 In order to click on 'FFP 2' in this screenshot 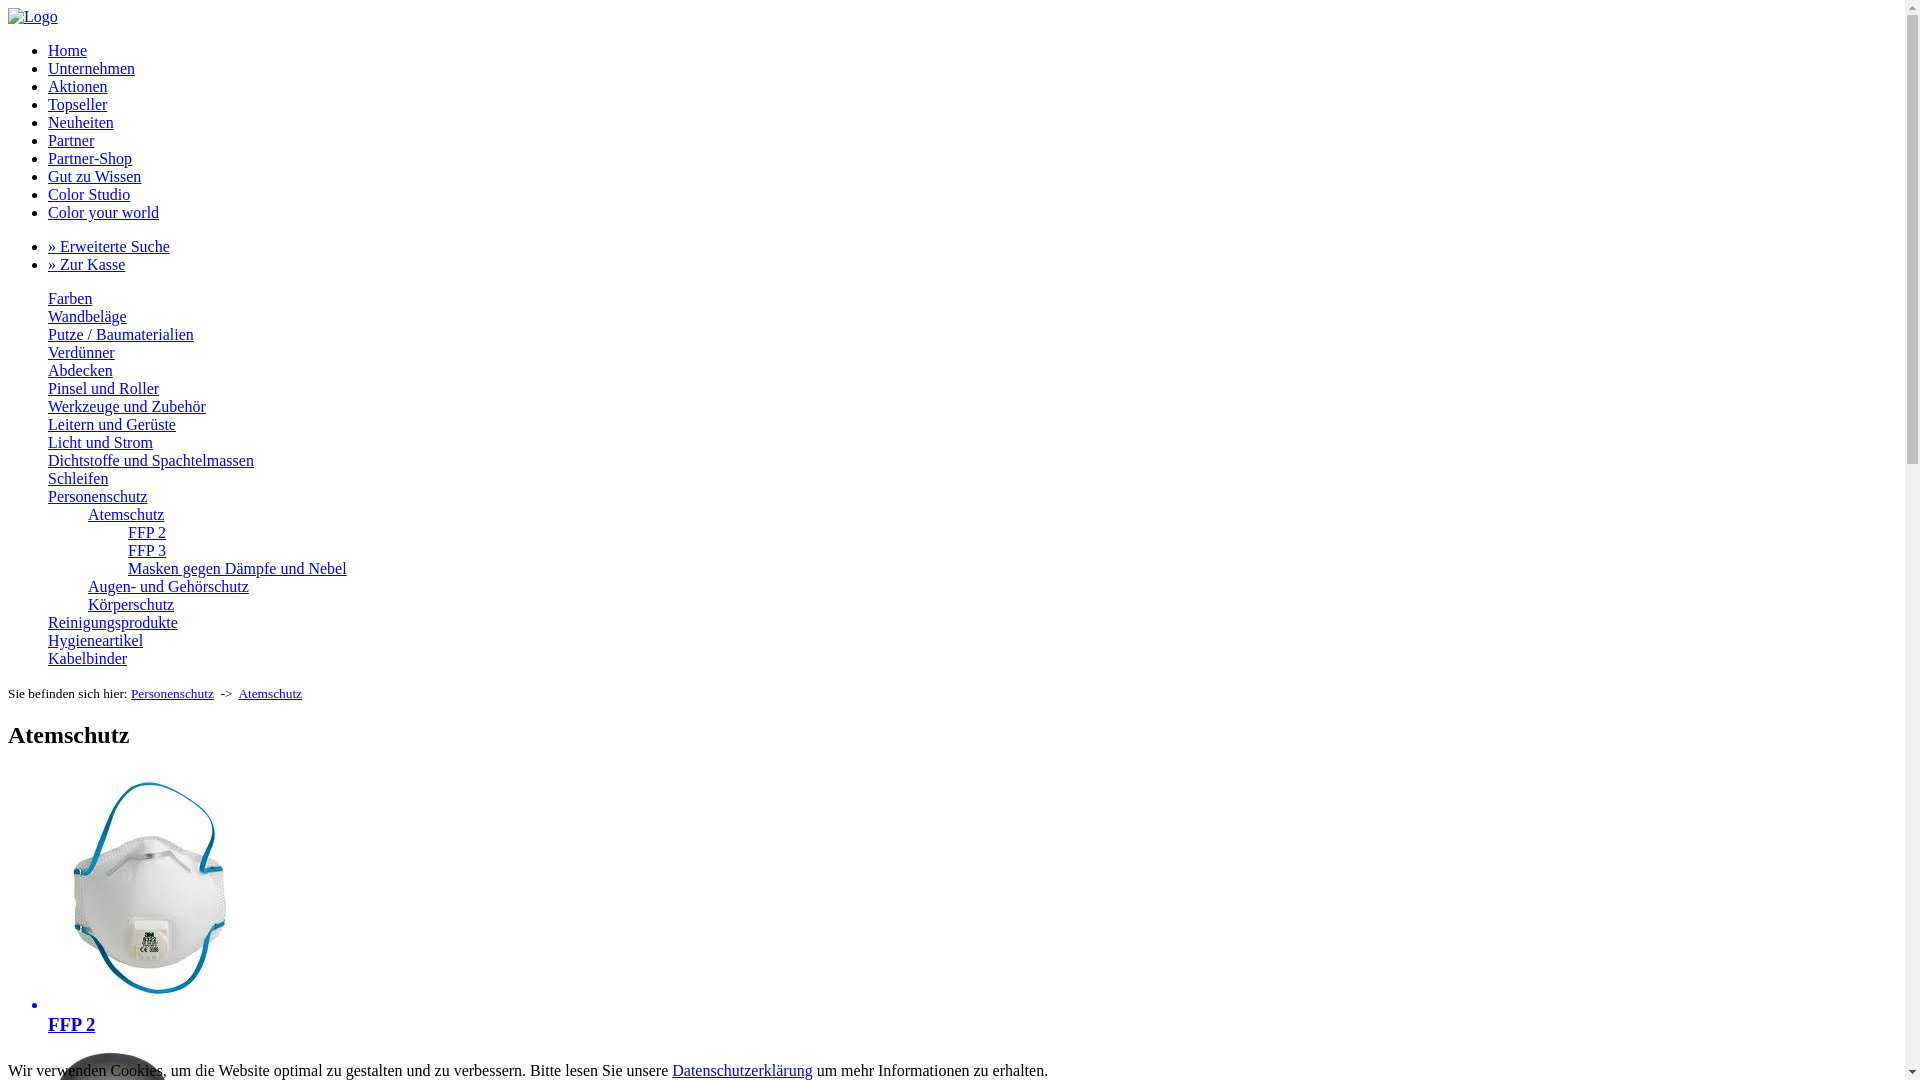, I will do `click(8, 902)`.